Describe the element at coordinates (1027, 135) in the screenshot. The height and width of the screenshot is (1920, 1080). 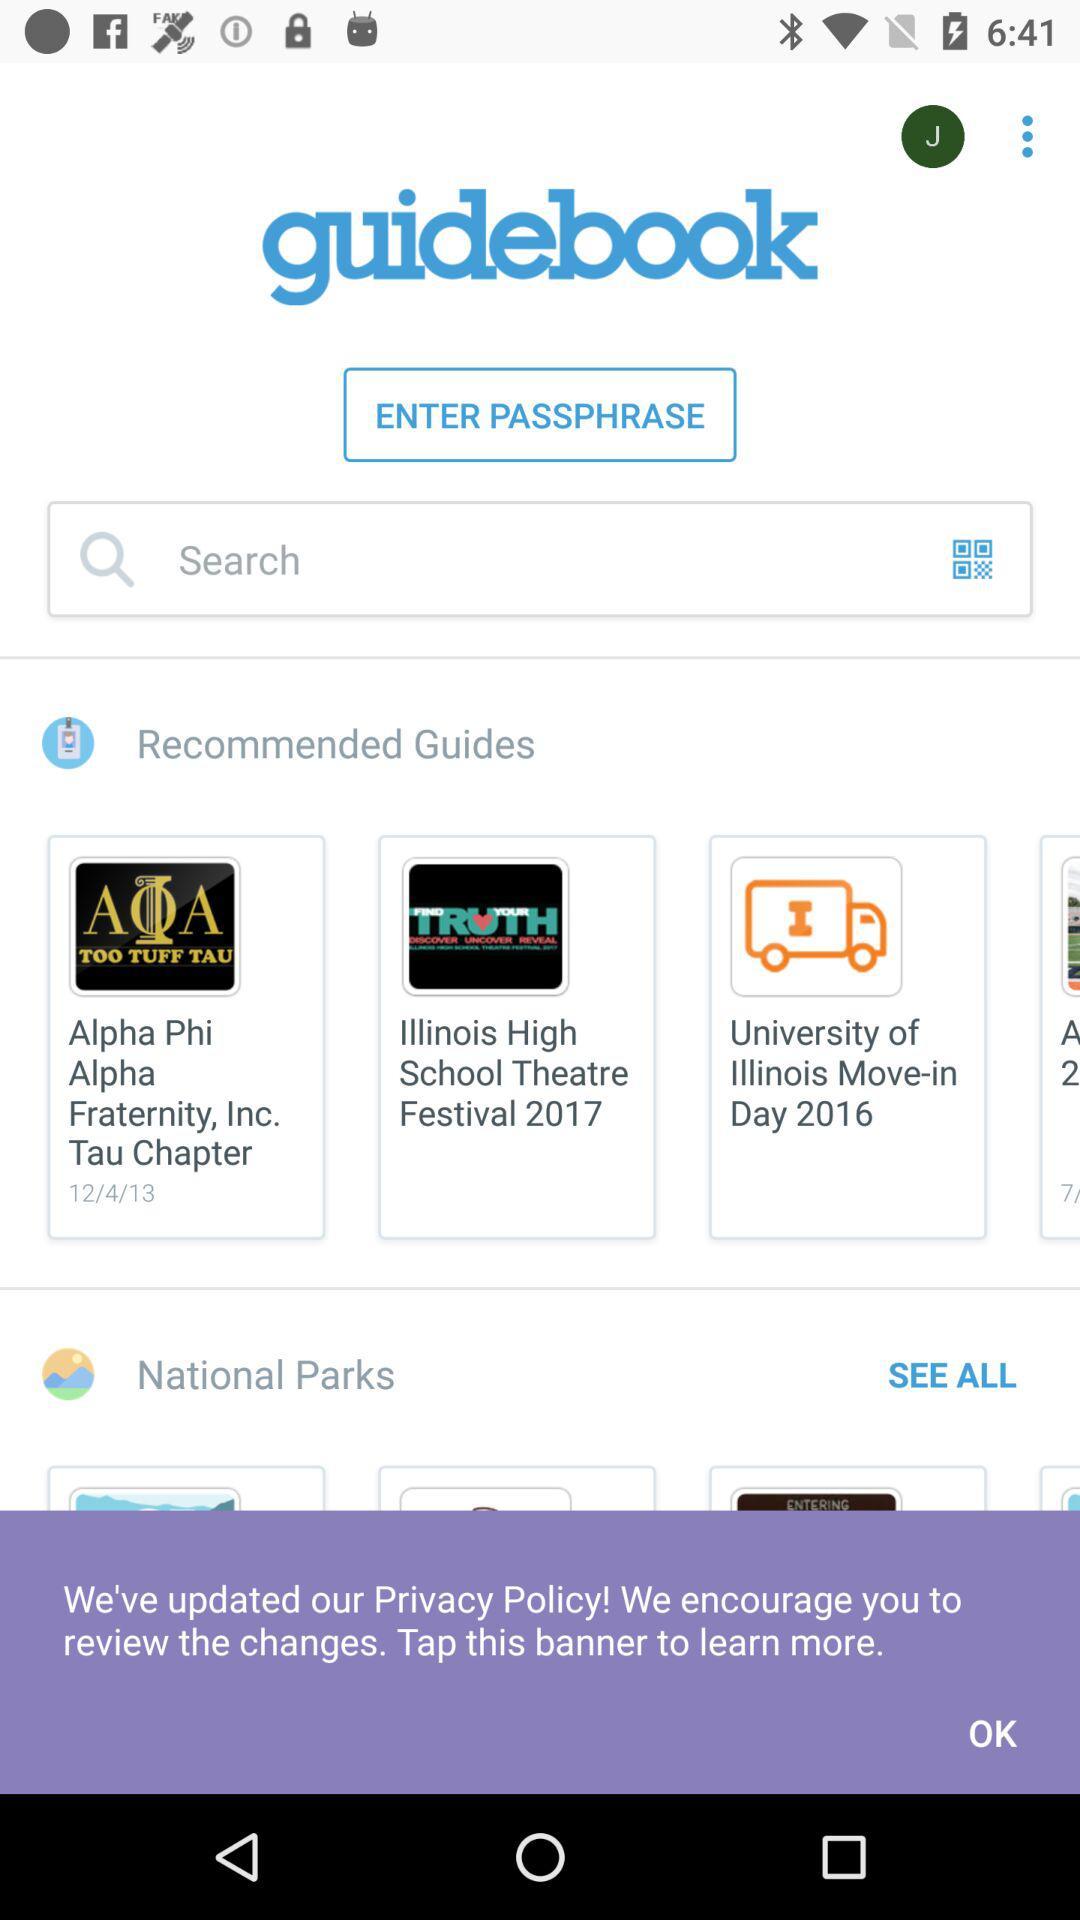
I see `the more icon` at that location.